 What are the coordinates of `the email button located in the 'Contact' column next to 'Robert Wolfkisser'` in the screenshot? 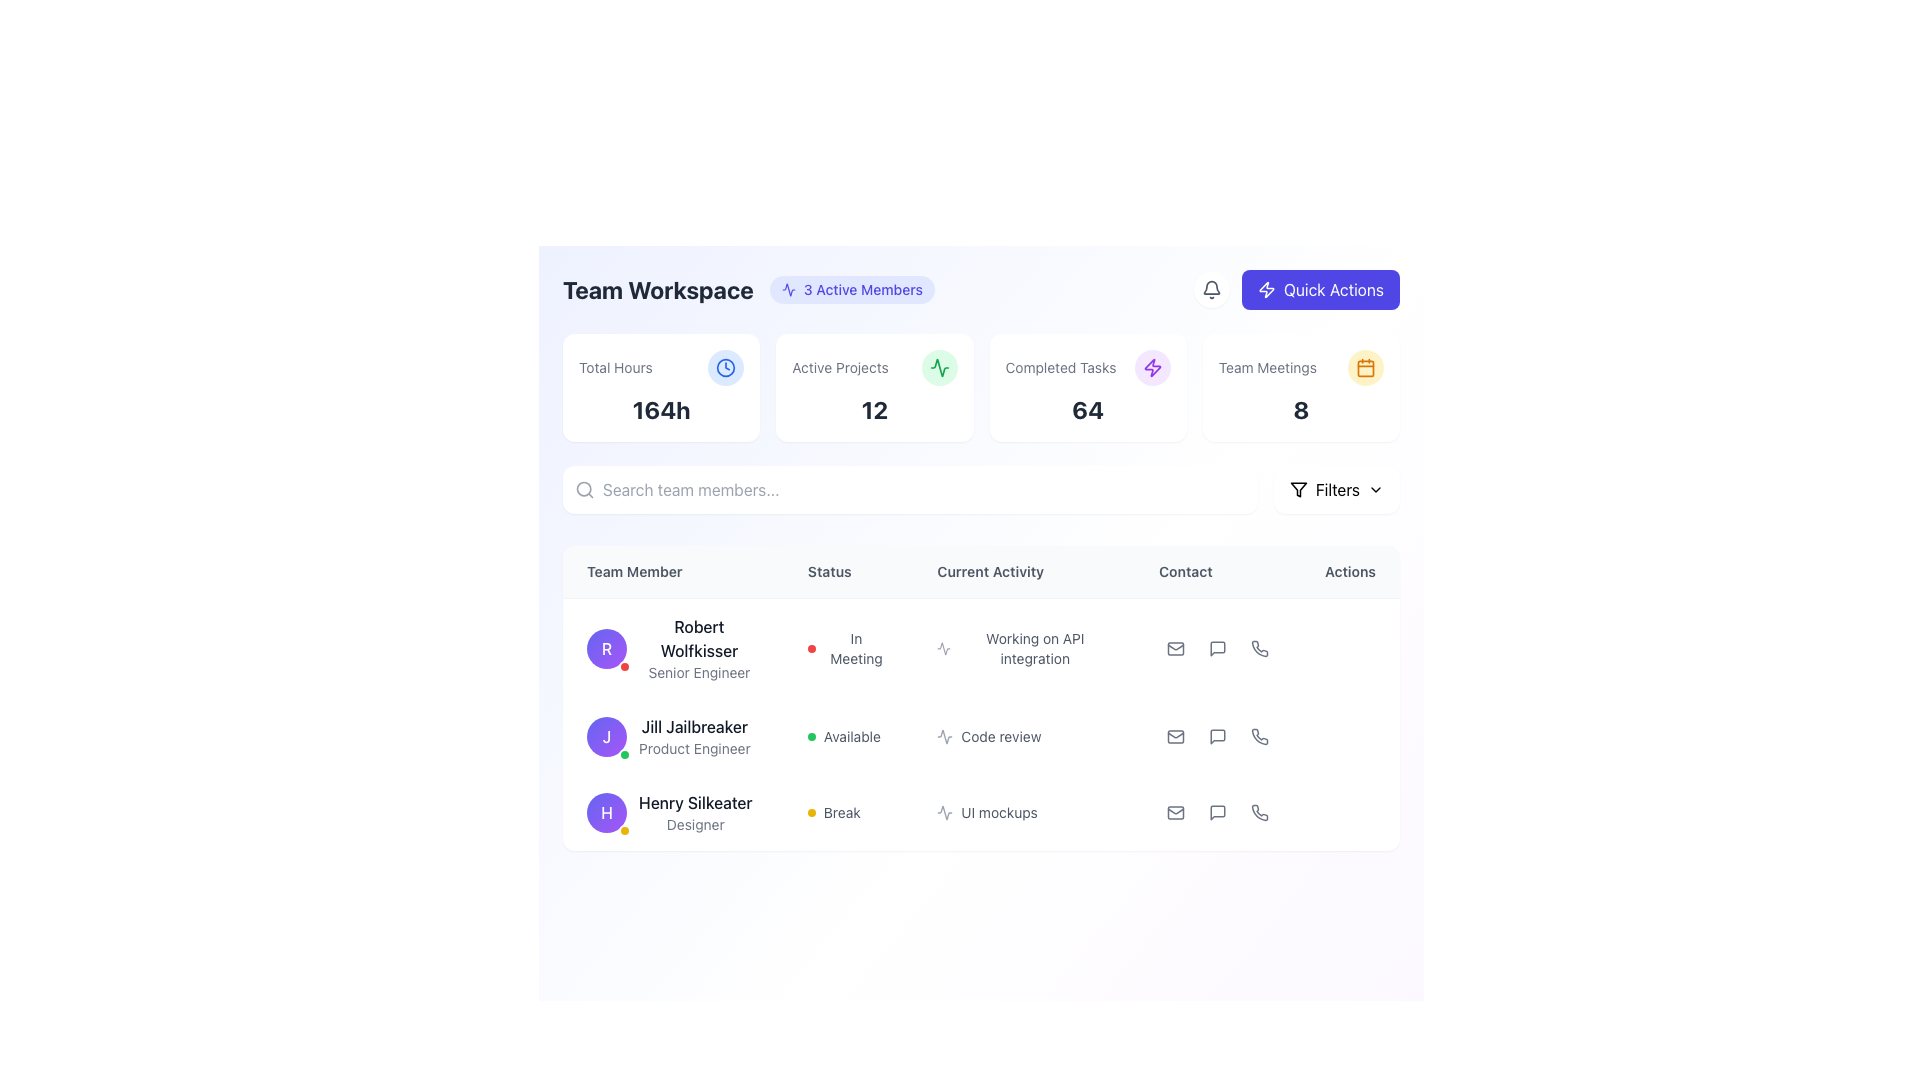 It's located at (1176, 648).